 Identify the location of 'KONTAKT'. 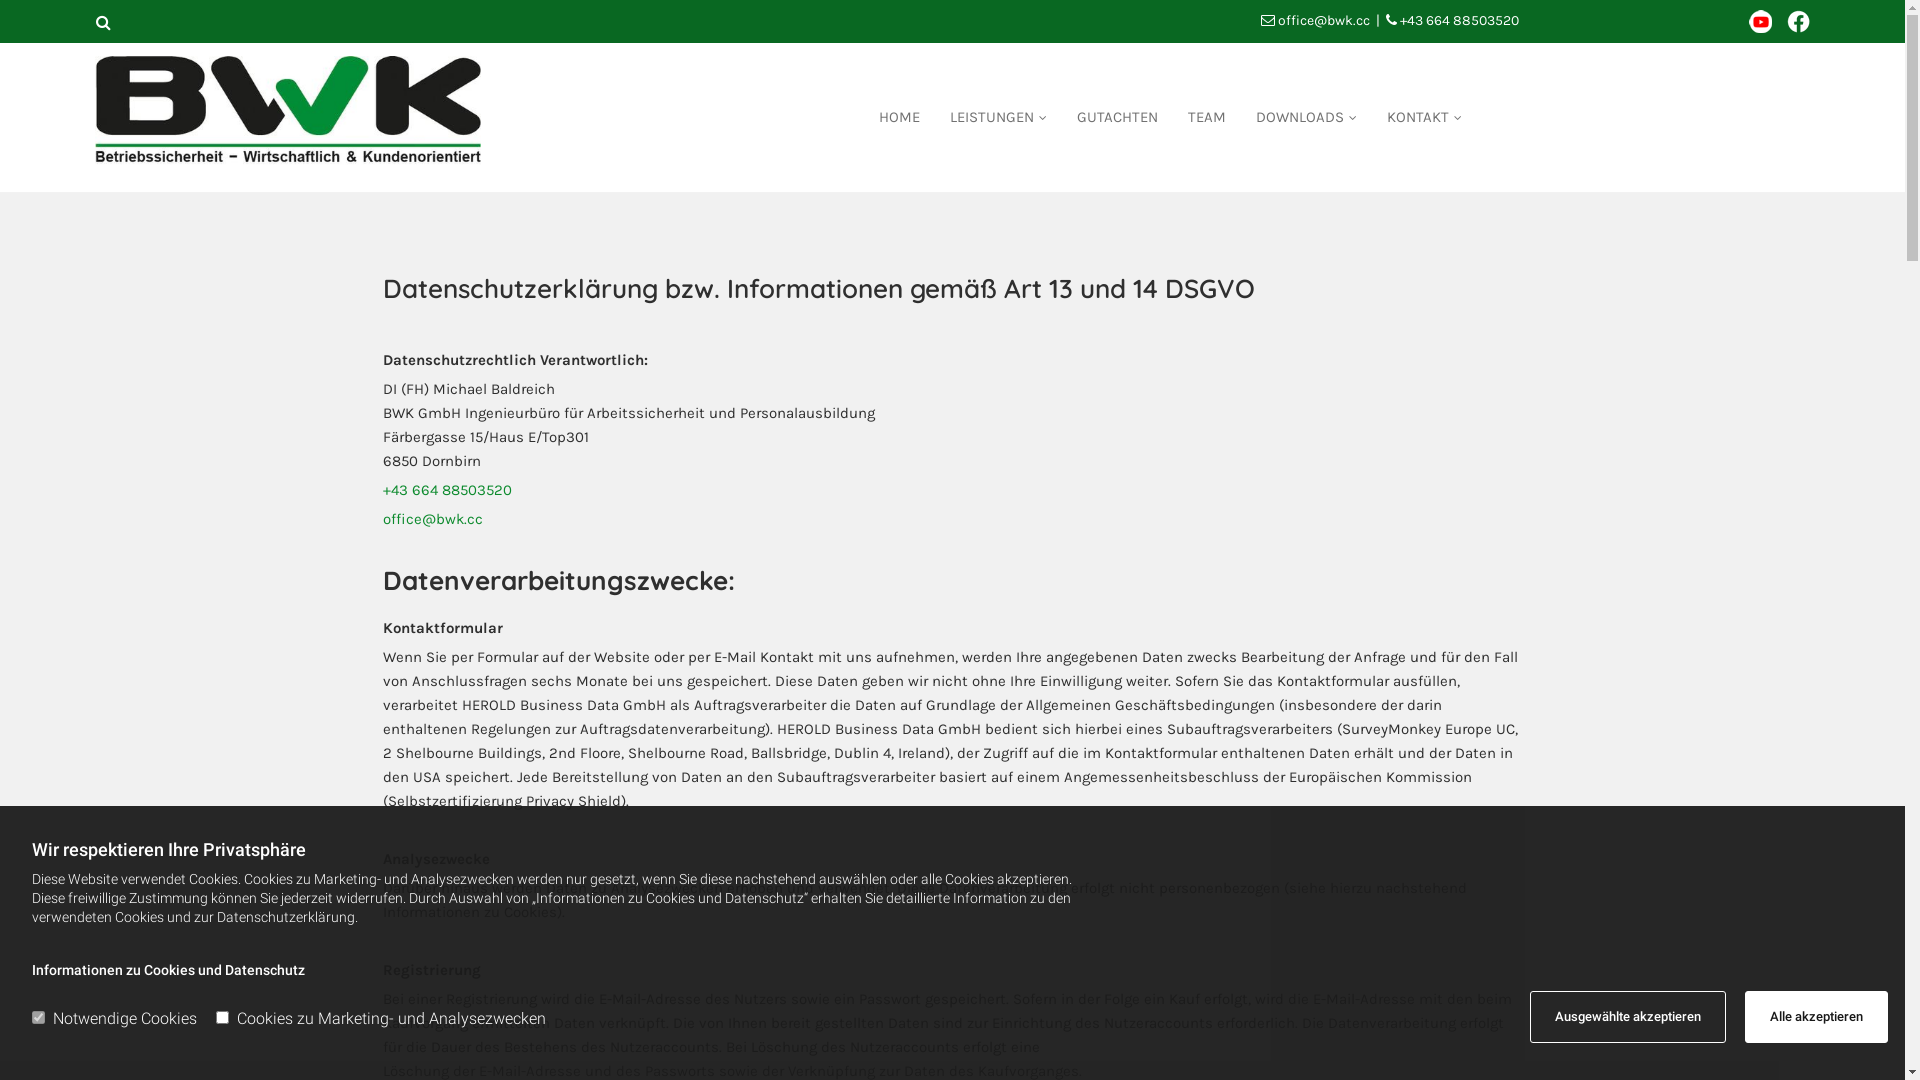
(1423, 116).